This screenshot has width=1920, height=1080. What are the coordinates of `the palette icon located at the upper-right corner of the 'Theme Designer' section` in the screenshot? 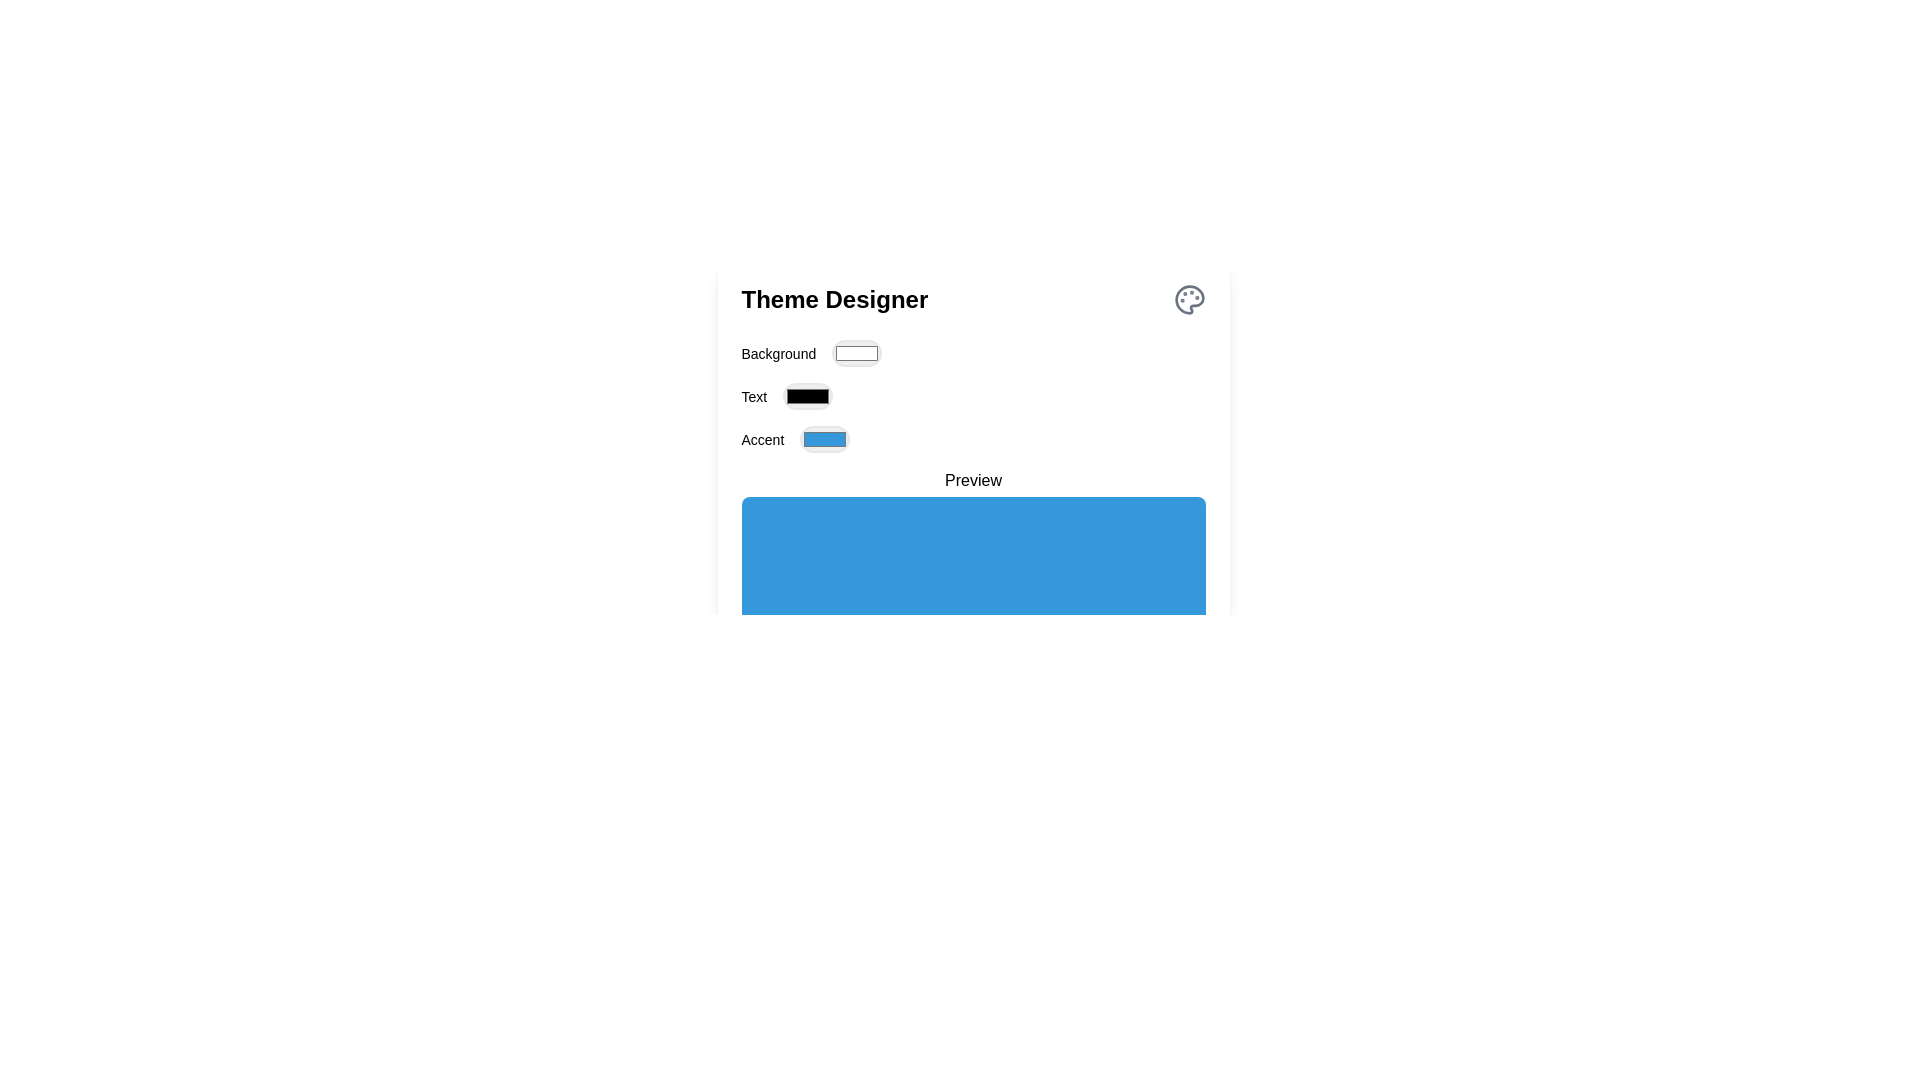 It's located at (1189, 300).